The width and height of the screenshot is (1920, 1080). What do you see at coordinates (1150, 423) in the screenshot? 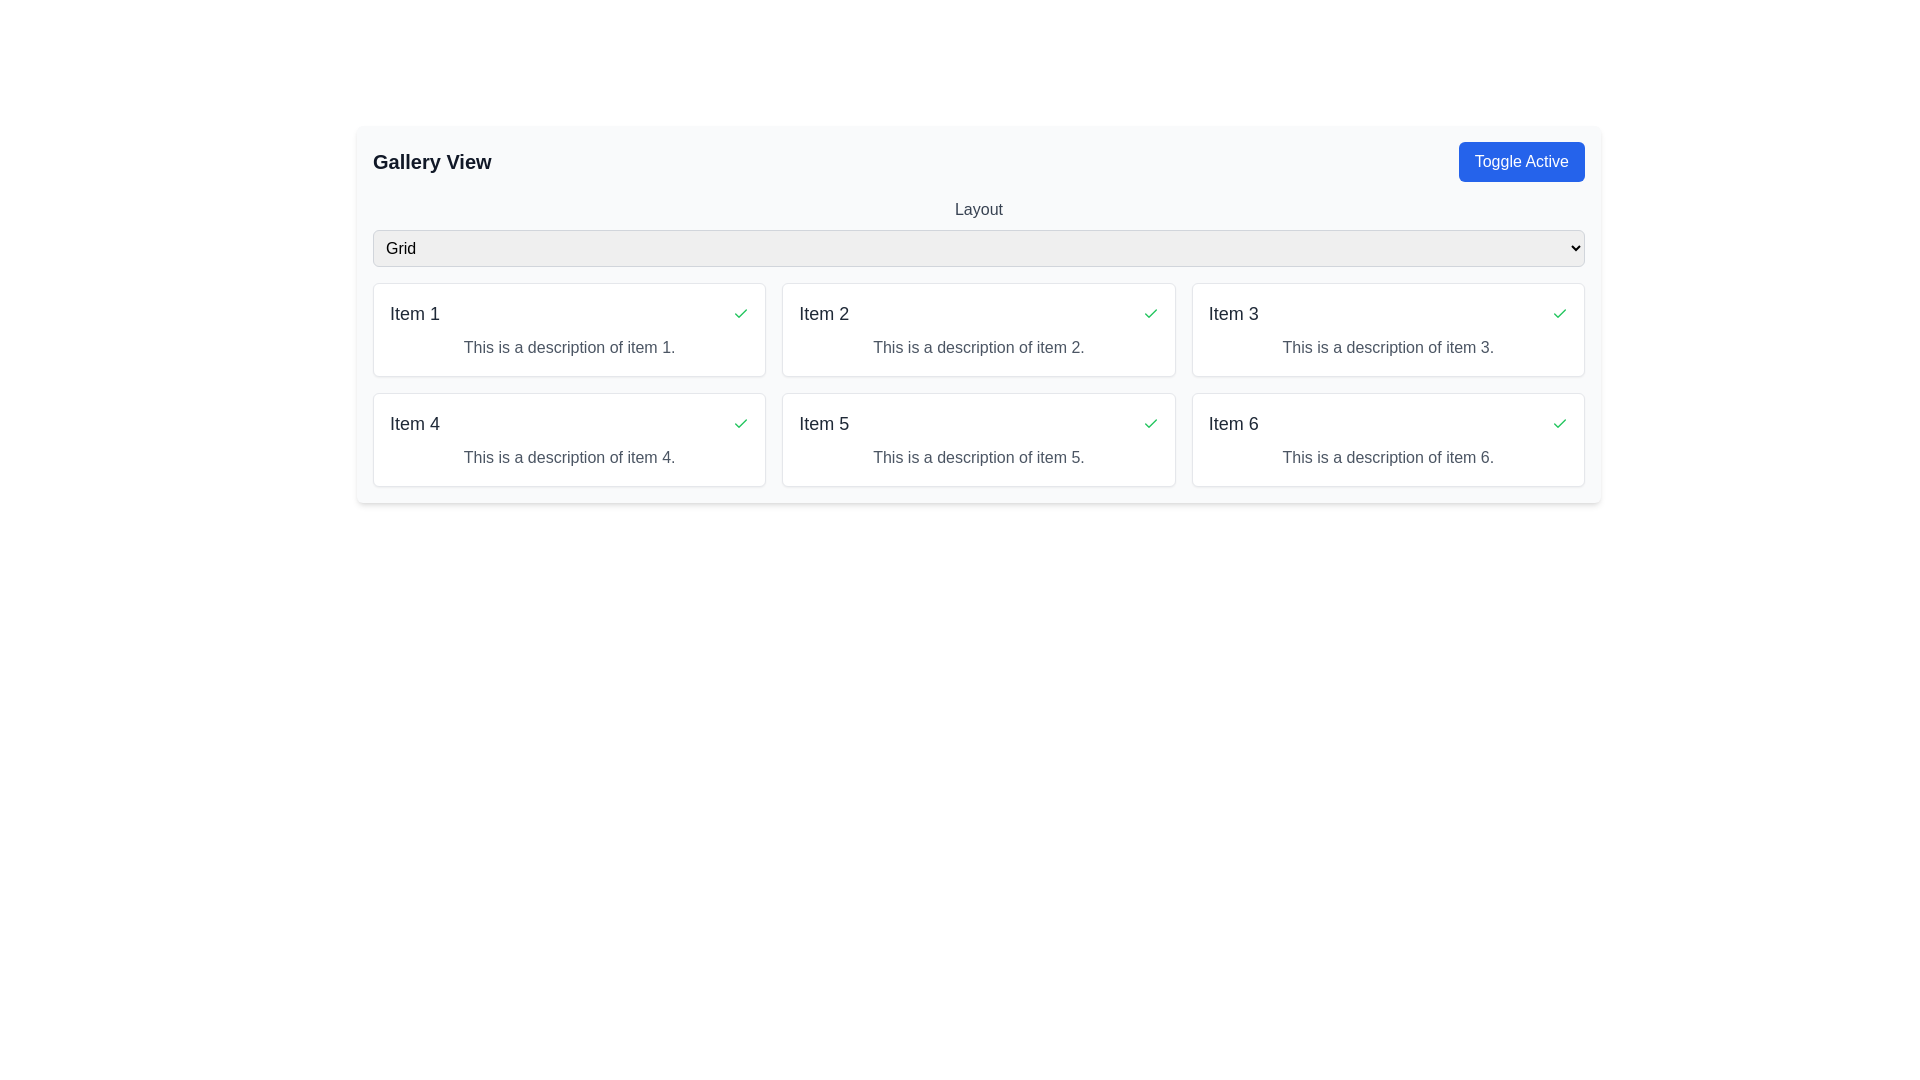
I see `the icon representing the completion or selection of 'Item 5' to confirm an action or toggle a state` at bounding box center [1150, 423].